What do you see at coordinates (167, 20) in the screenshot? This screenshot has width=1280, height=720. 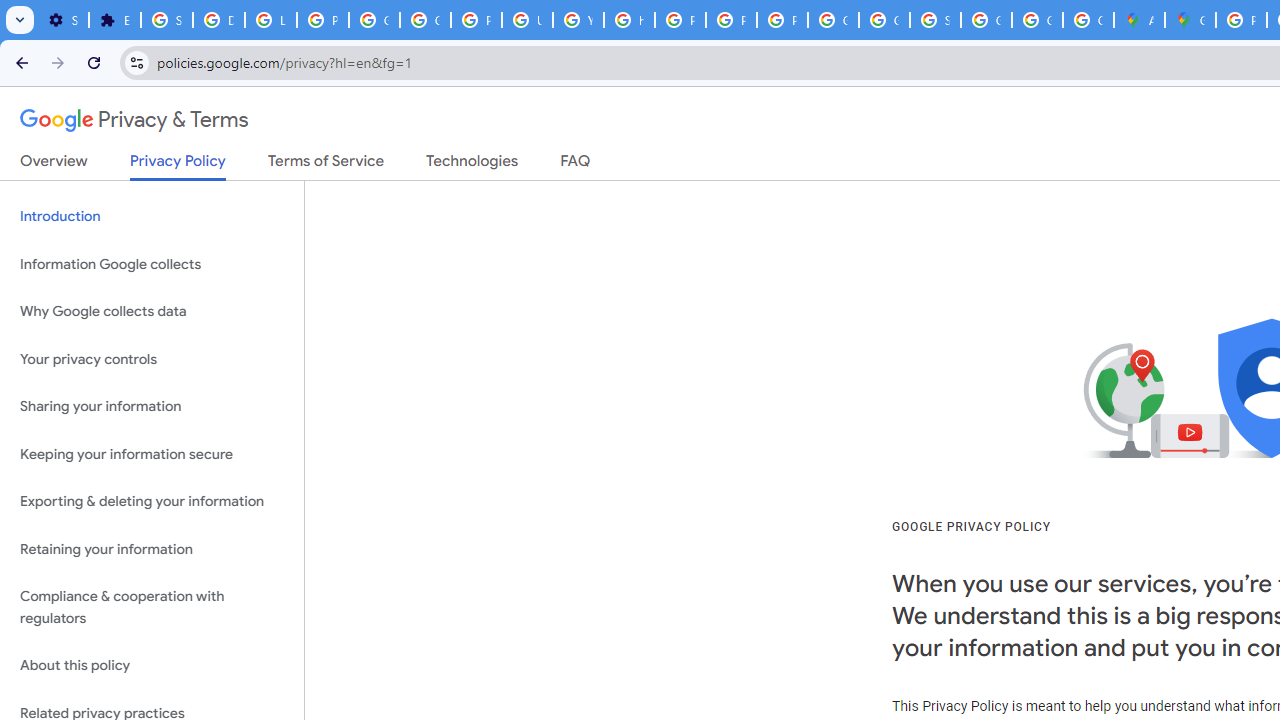 I see `'Sign in - Google Accounts'` at bounding box center [167, 20].